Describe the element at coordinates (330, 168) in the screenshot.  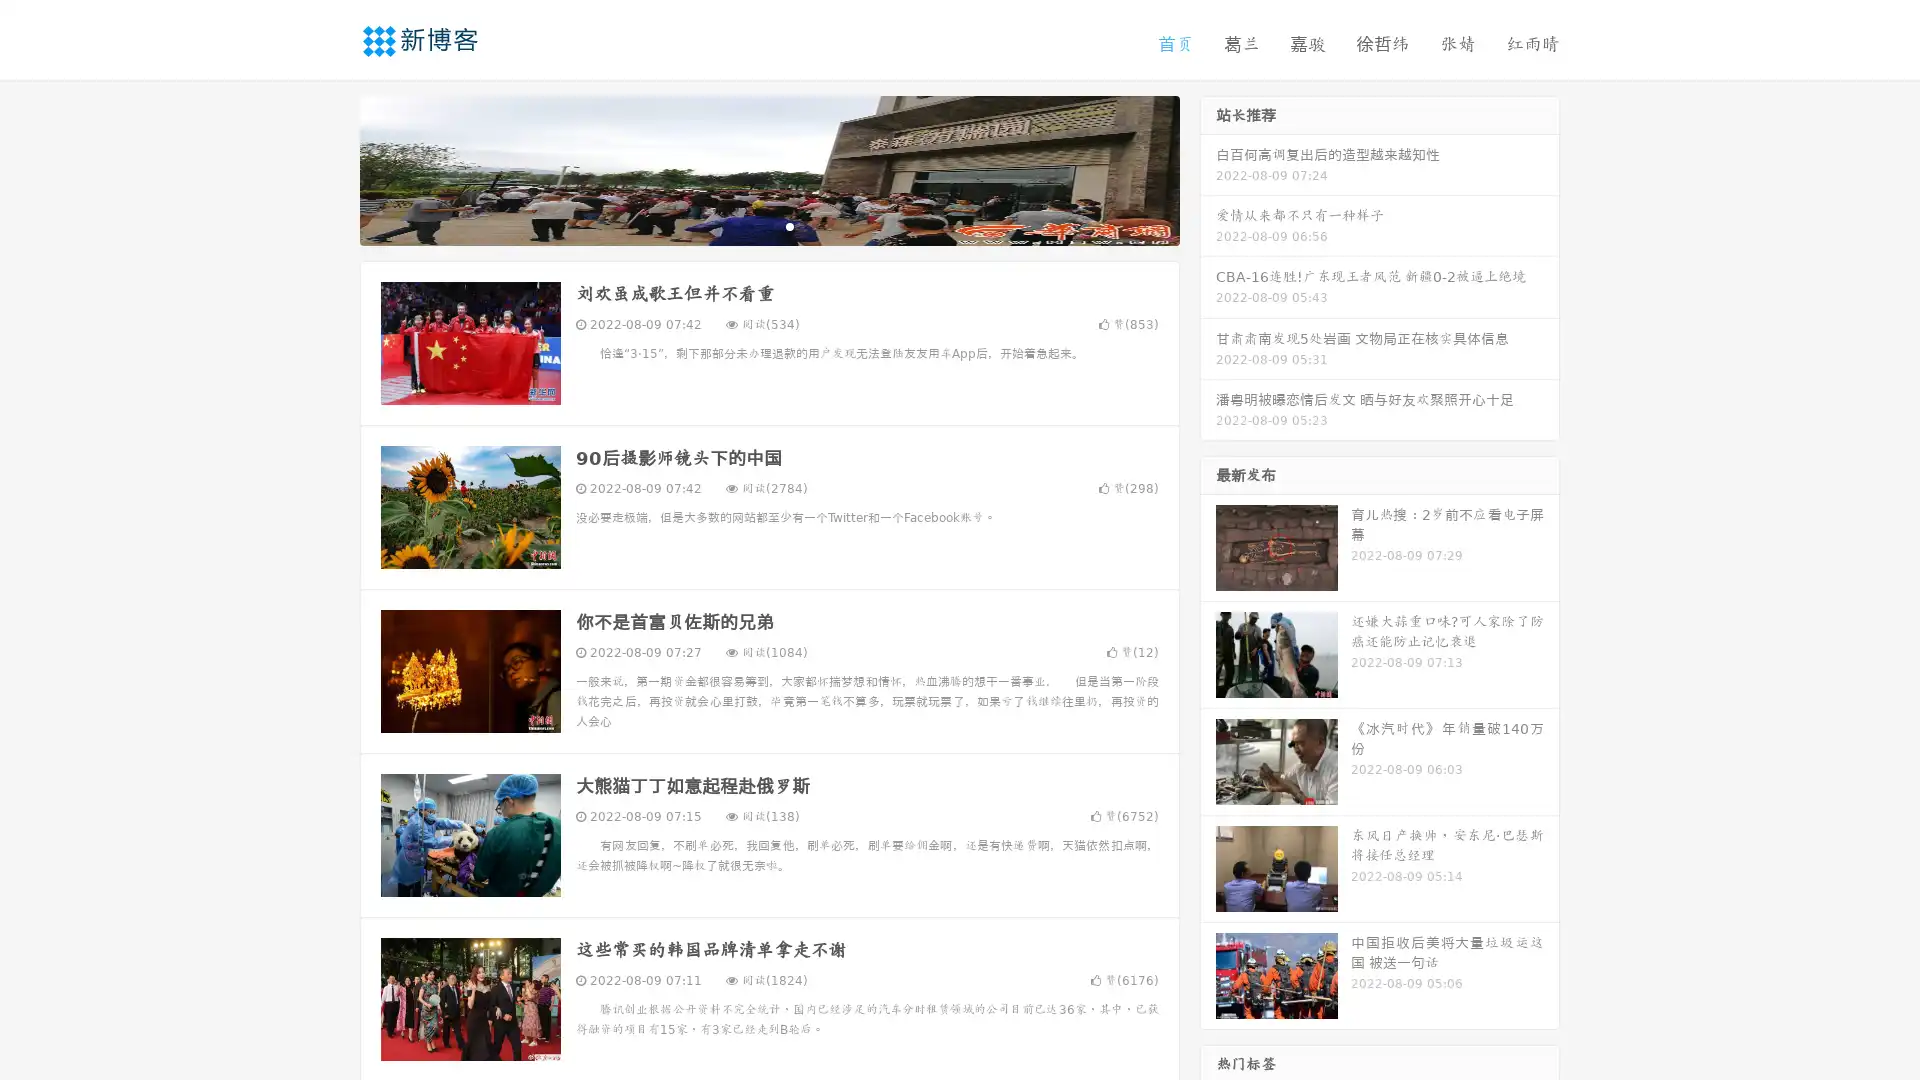
I see `Previous slide` at that location.